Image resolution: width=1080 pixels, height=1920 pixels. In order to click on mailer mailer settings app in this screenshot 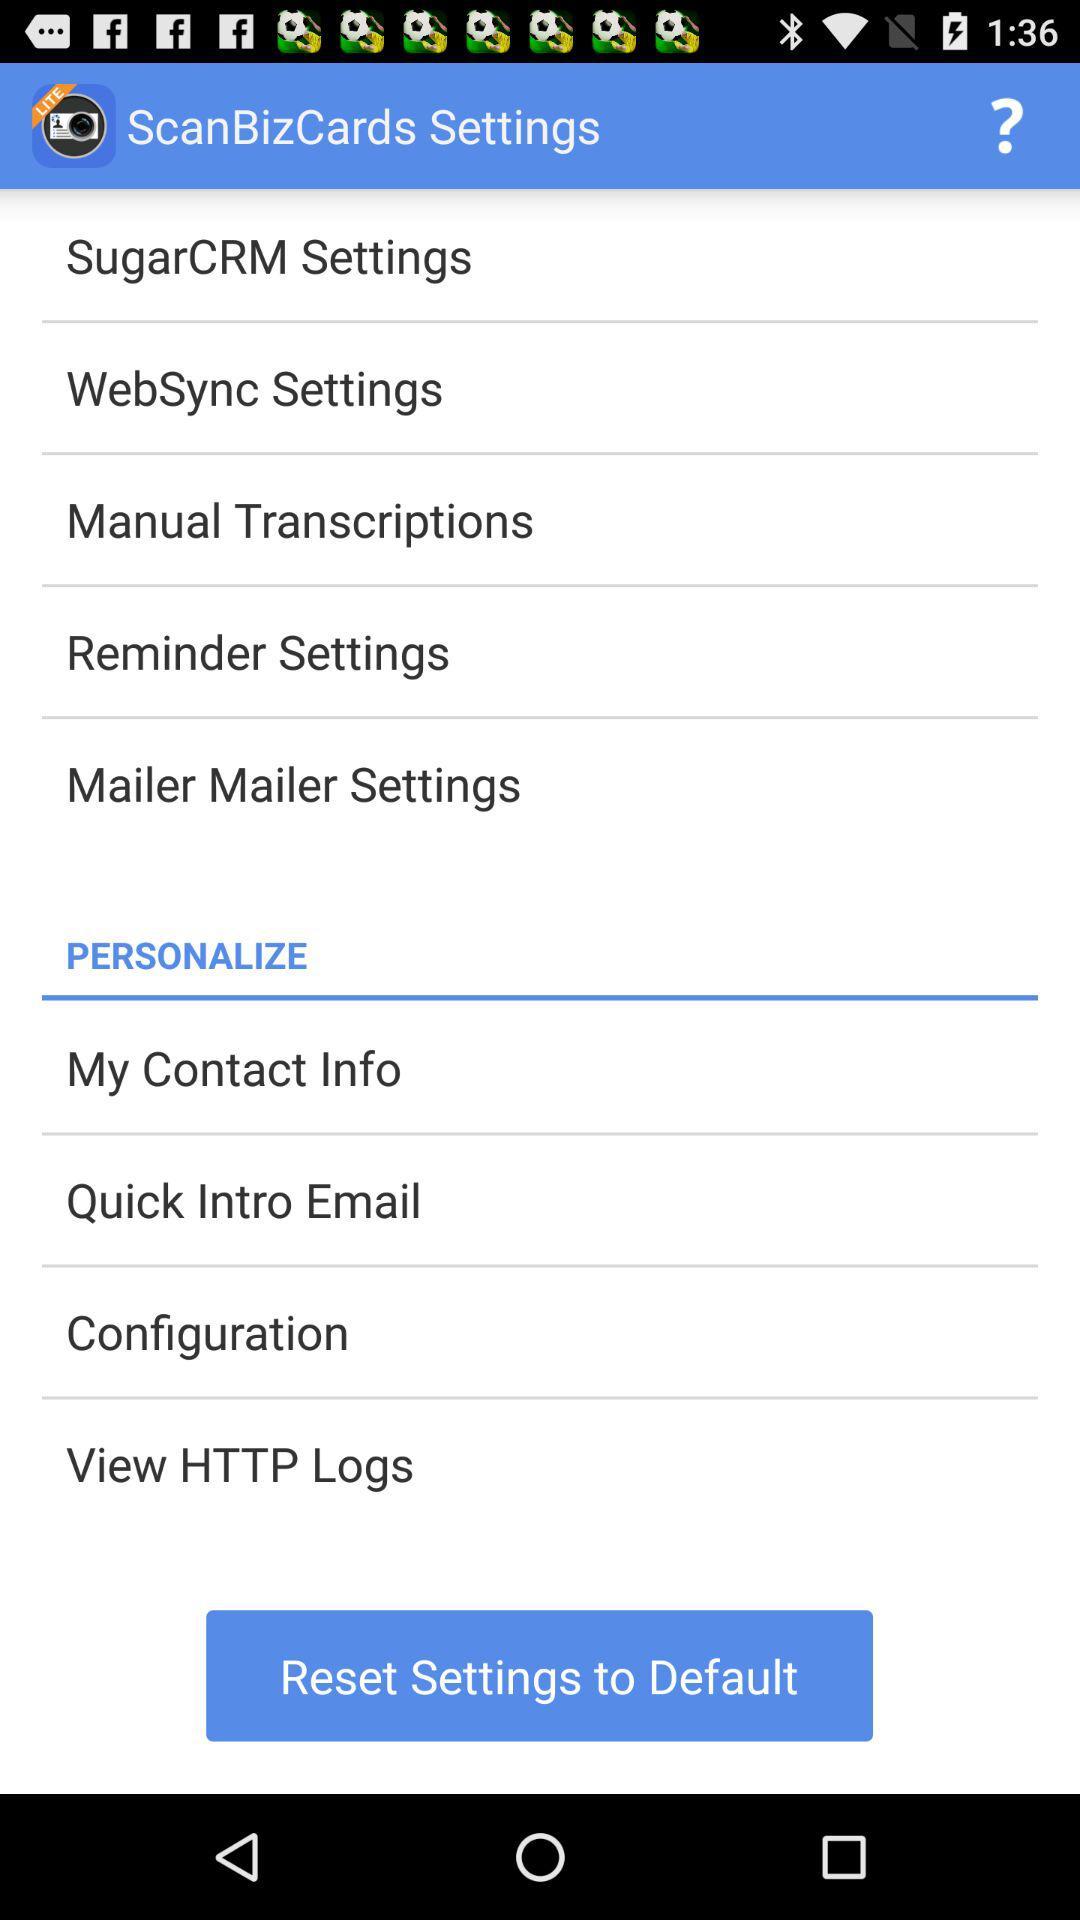, I will do `click(551, 782)`.